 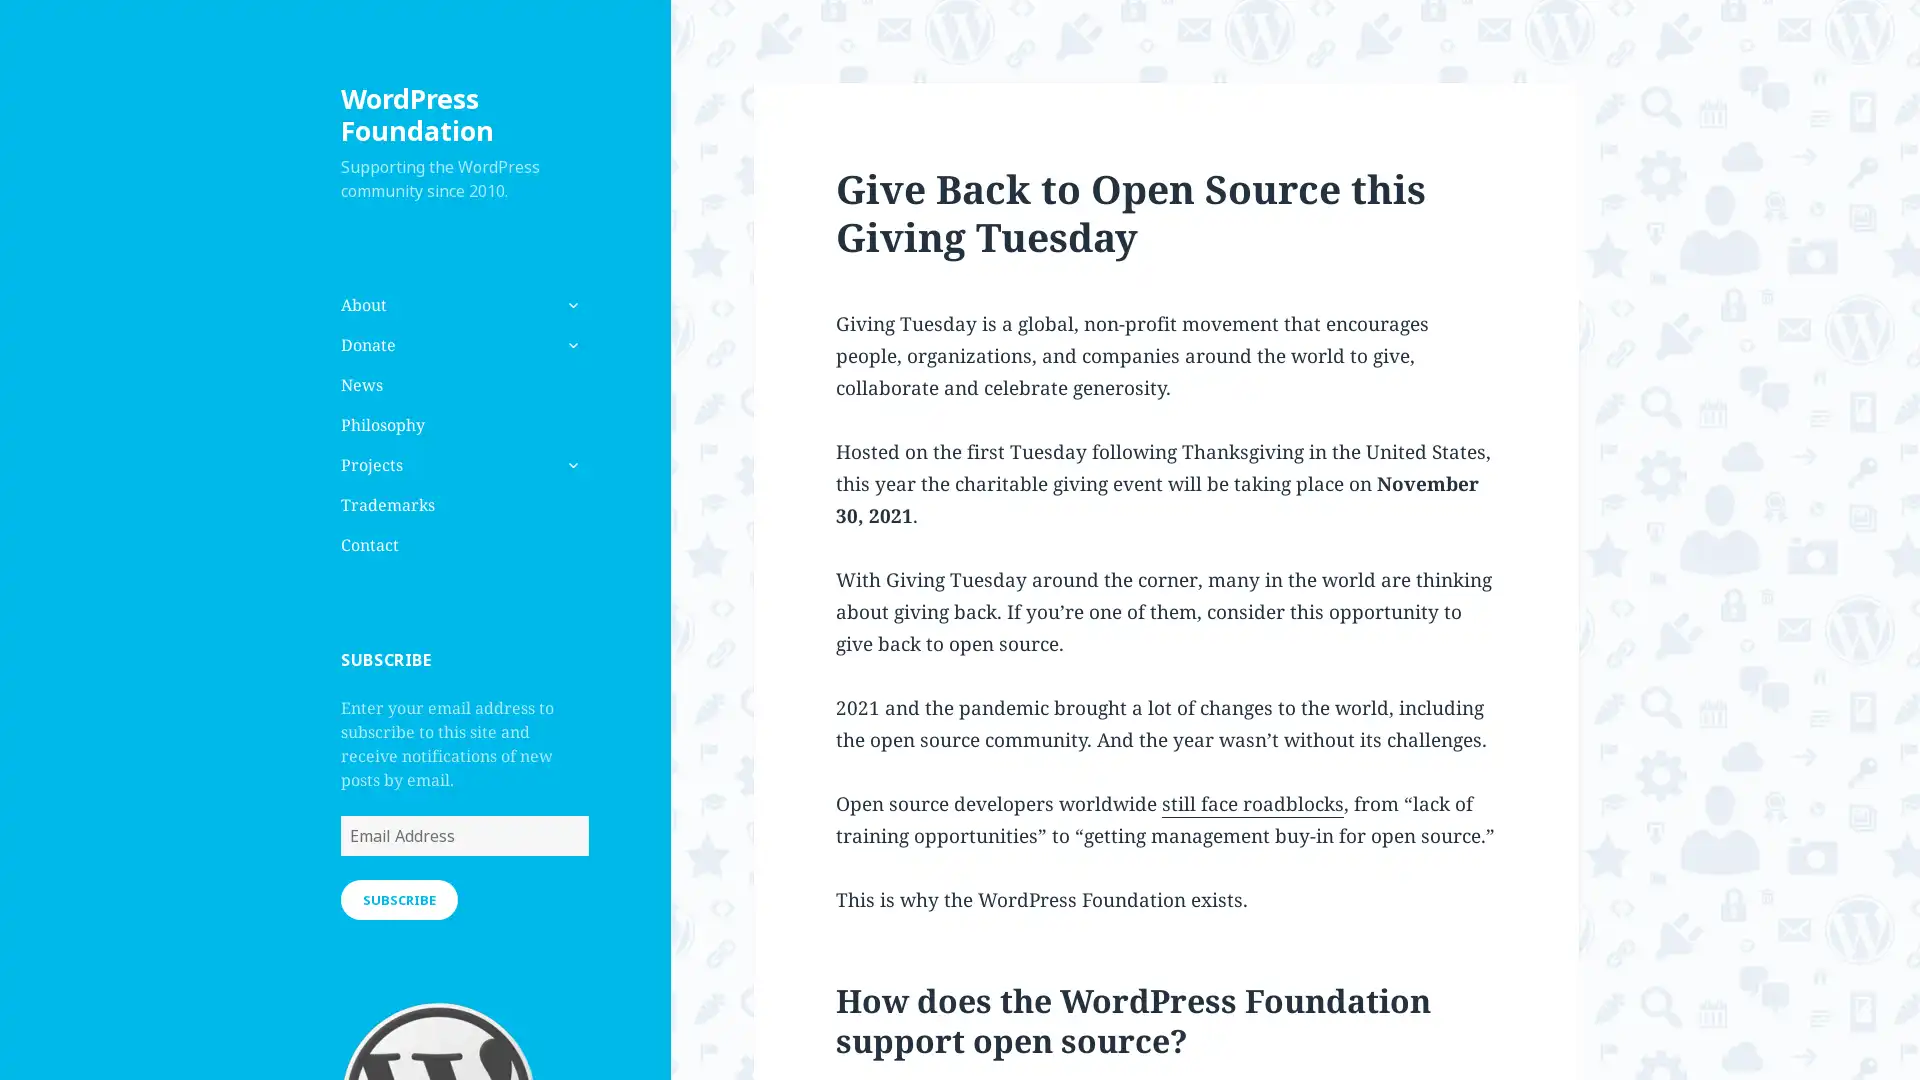 What do you see at coordinates (570, 465) in the screenshot?
I see `expand child menu` at bounding box center [570, 465].